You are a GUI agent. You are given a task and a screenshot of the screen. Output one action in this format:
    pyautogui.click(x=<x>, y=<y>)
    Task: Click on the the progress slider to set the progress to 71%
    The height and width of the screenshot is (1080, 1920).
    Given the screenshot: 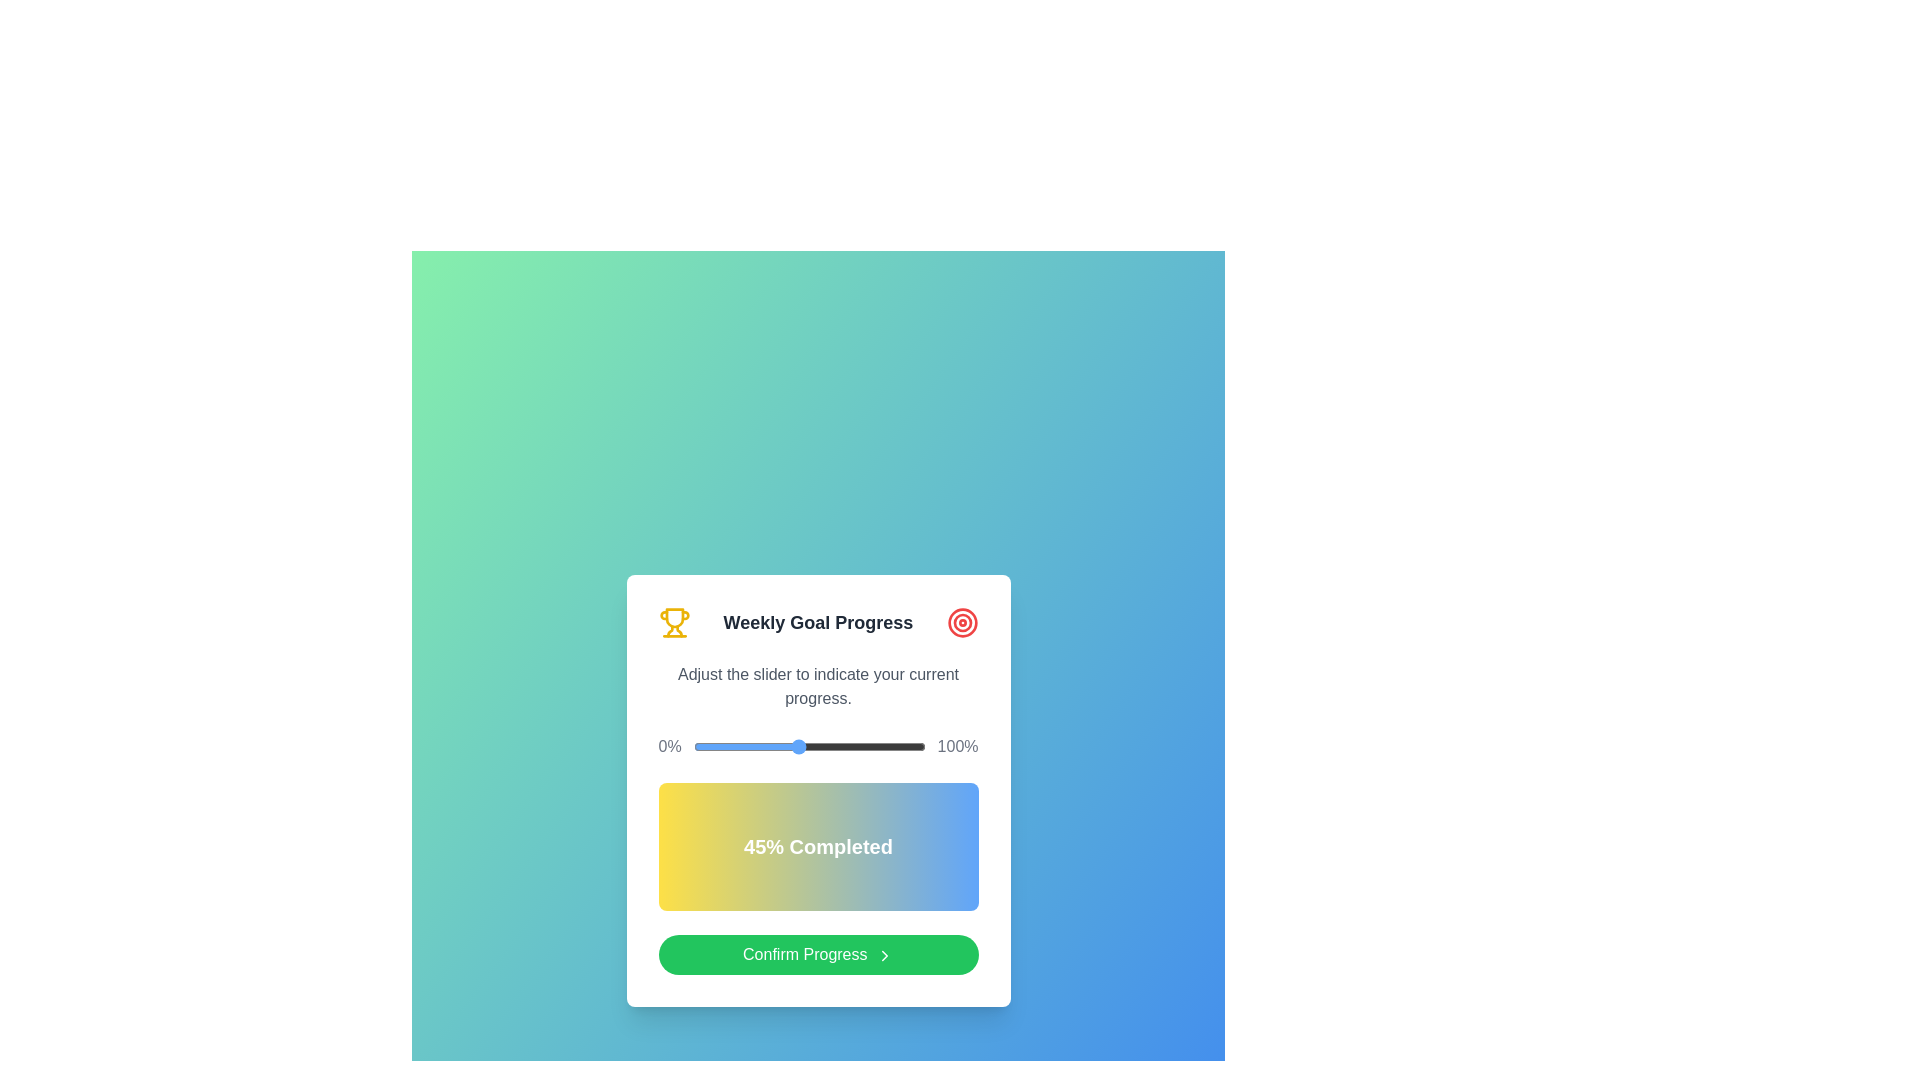 What is the action you would take?
    pyautogui.click(x=858, y=747)
    